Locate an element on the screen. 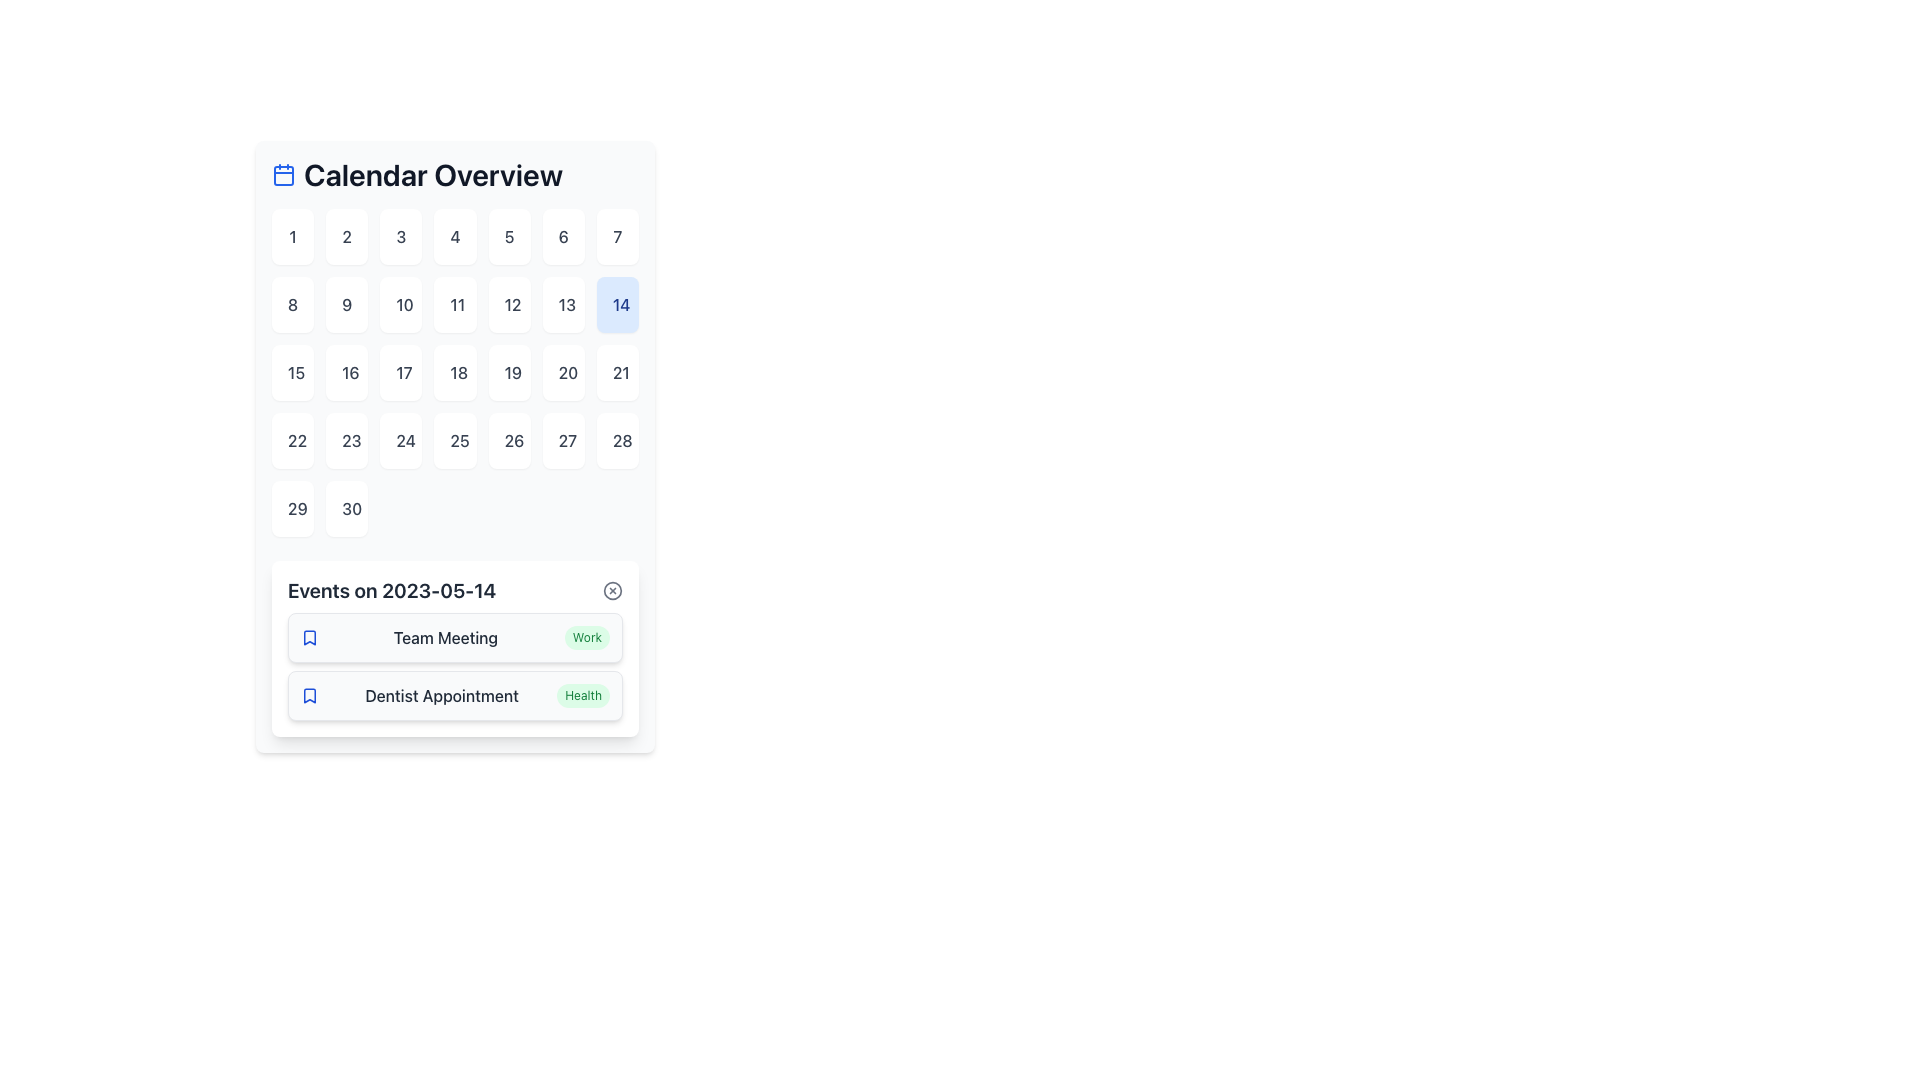 Image resolution: width=1920 pixels, height=1080 pixels. the numeric button displaying '9' in the calendar grid is located at coordinates (347, 304).